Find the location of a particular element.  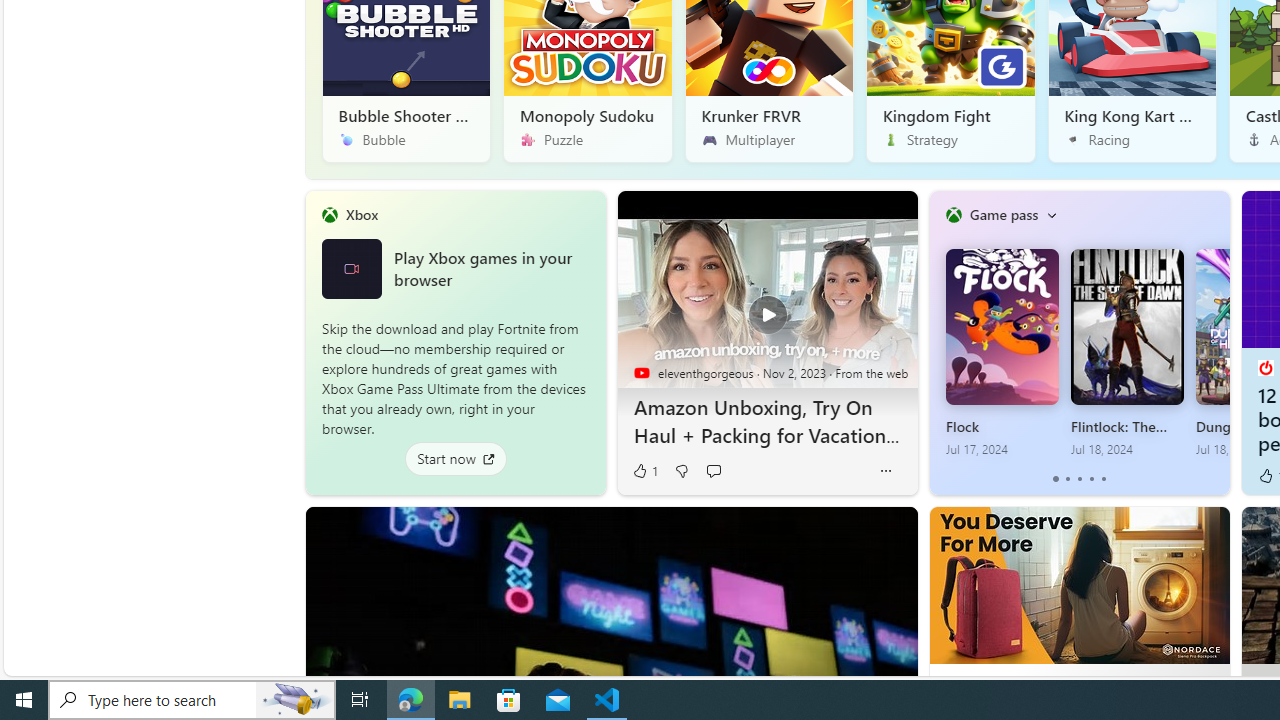

'tab-0' is located at coordinates (1055, 479).